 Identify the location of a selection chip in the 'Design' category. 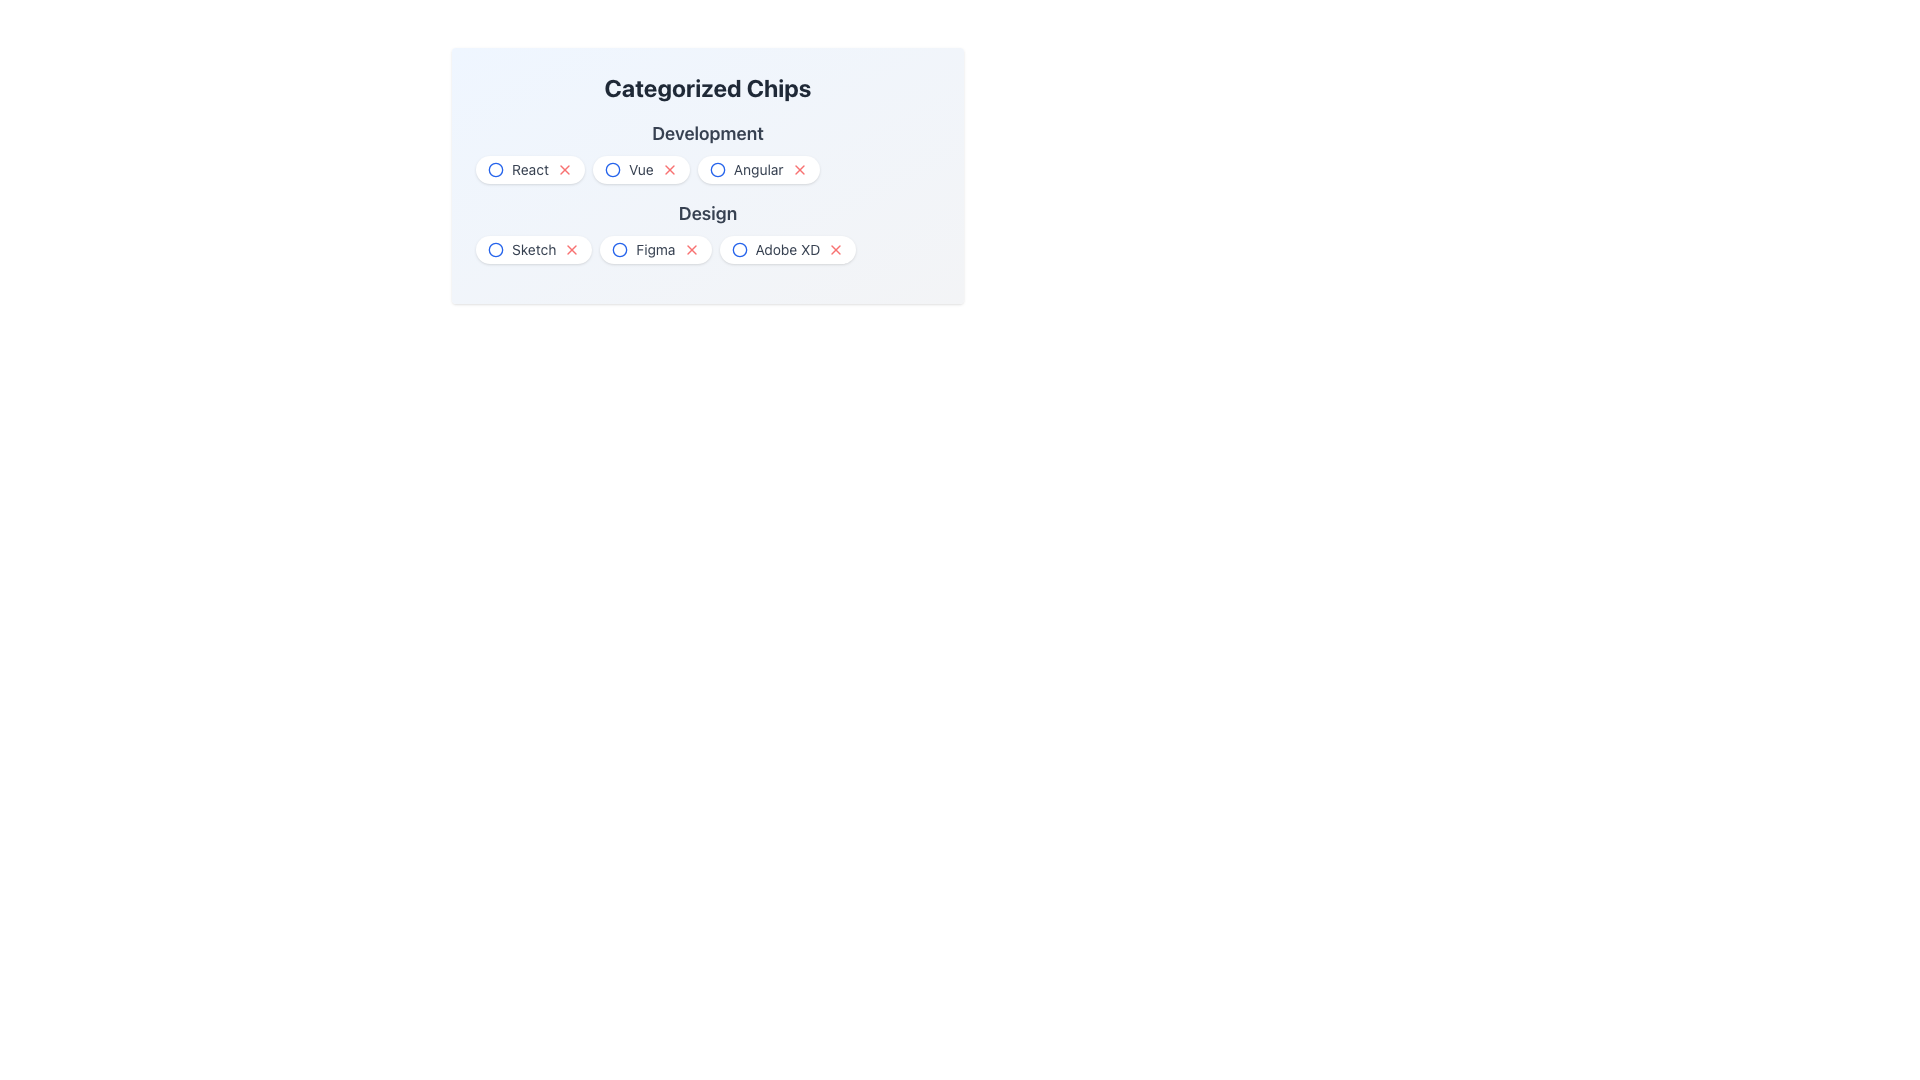
(708, 230).